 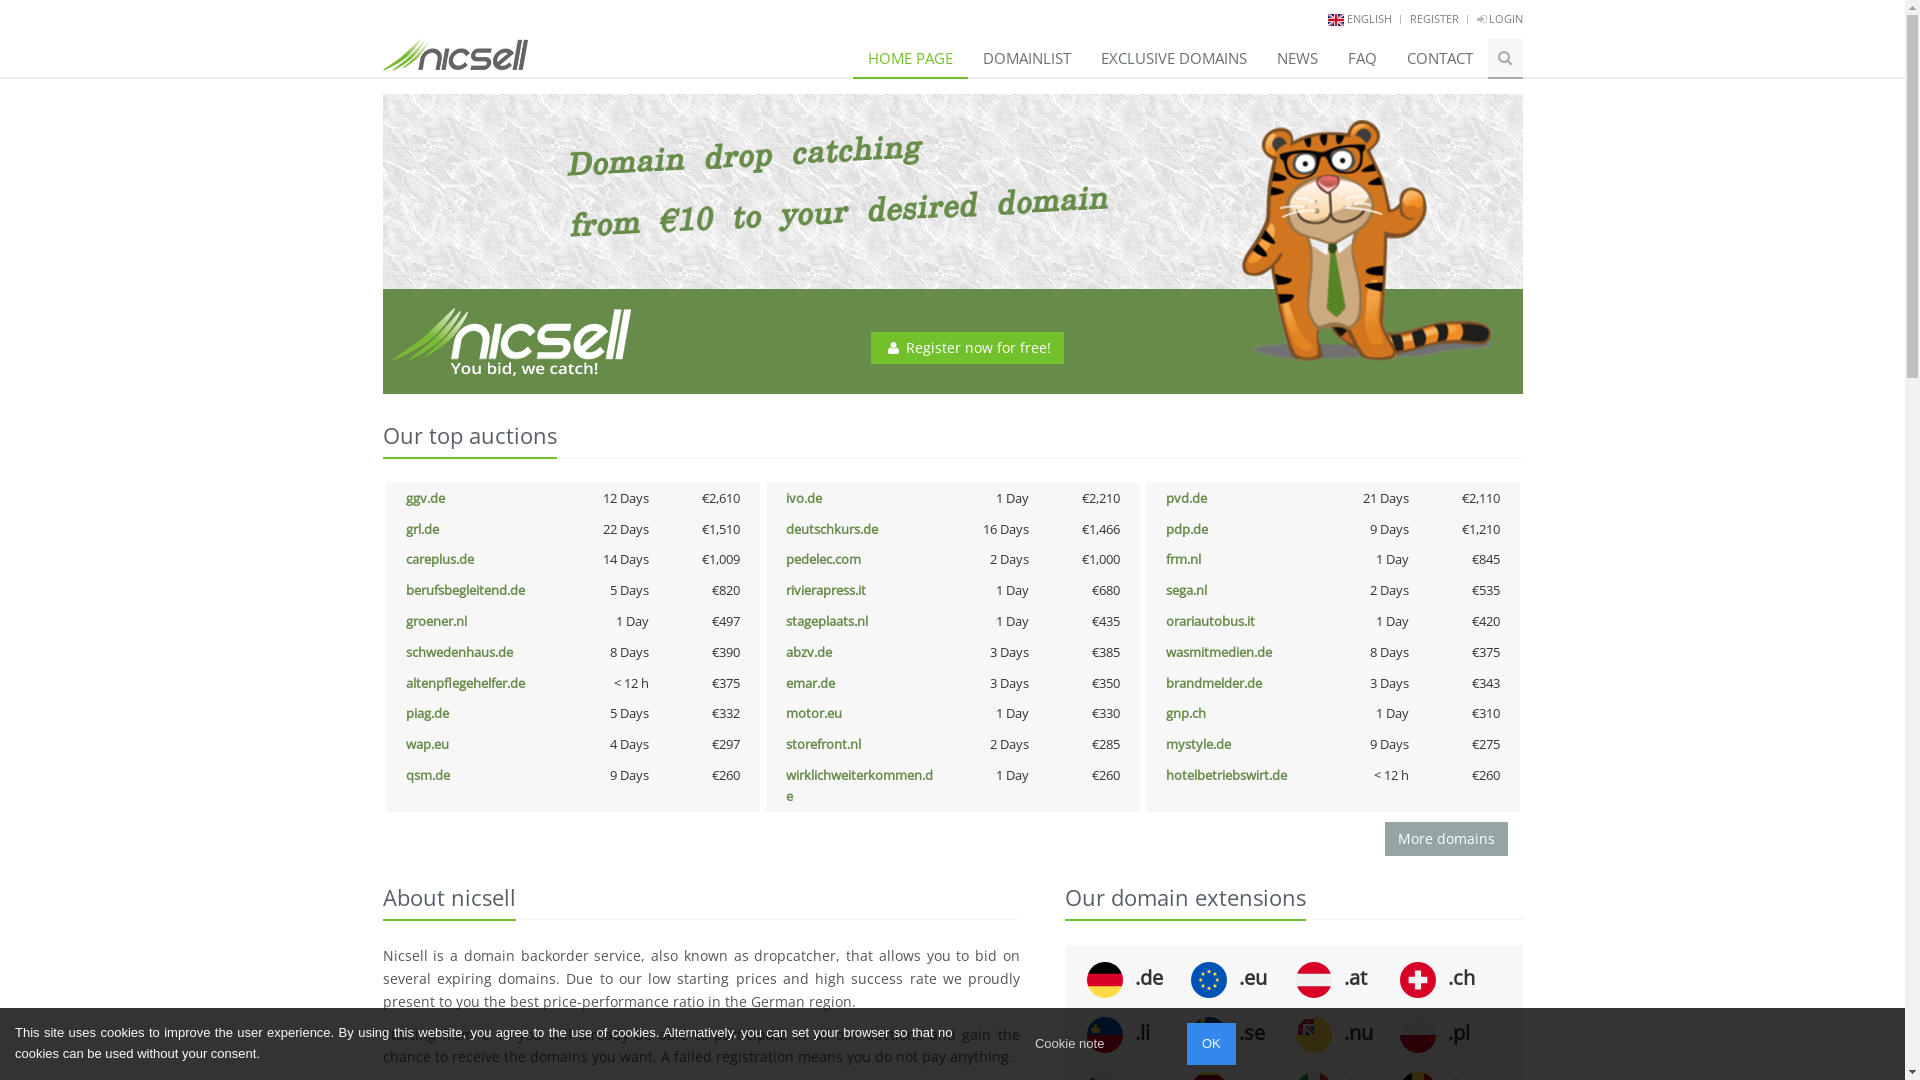 What do you see at coordinates (1183, 559) in the screenshot?
I see `'frm.nl'` at bounding box center [1183, 559].